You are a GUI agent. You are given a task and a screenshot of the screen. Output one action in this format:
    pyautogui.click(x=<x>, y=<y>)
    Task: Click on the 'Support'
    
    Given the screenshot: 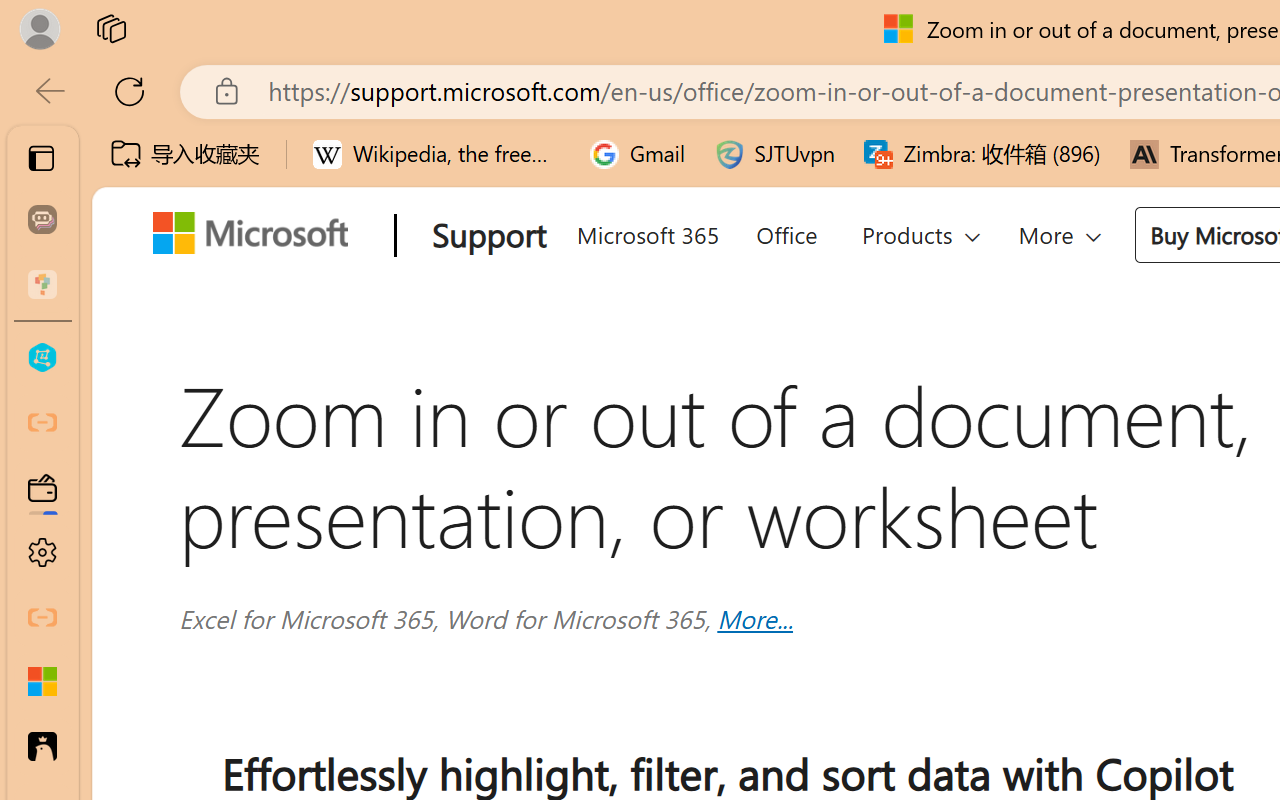 What is the action you would take?
    pyautogui.click(x=485, y=236)
    